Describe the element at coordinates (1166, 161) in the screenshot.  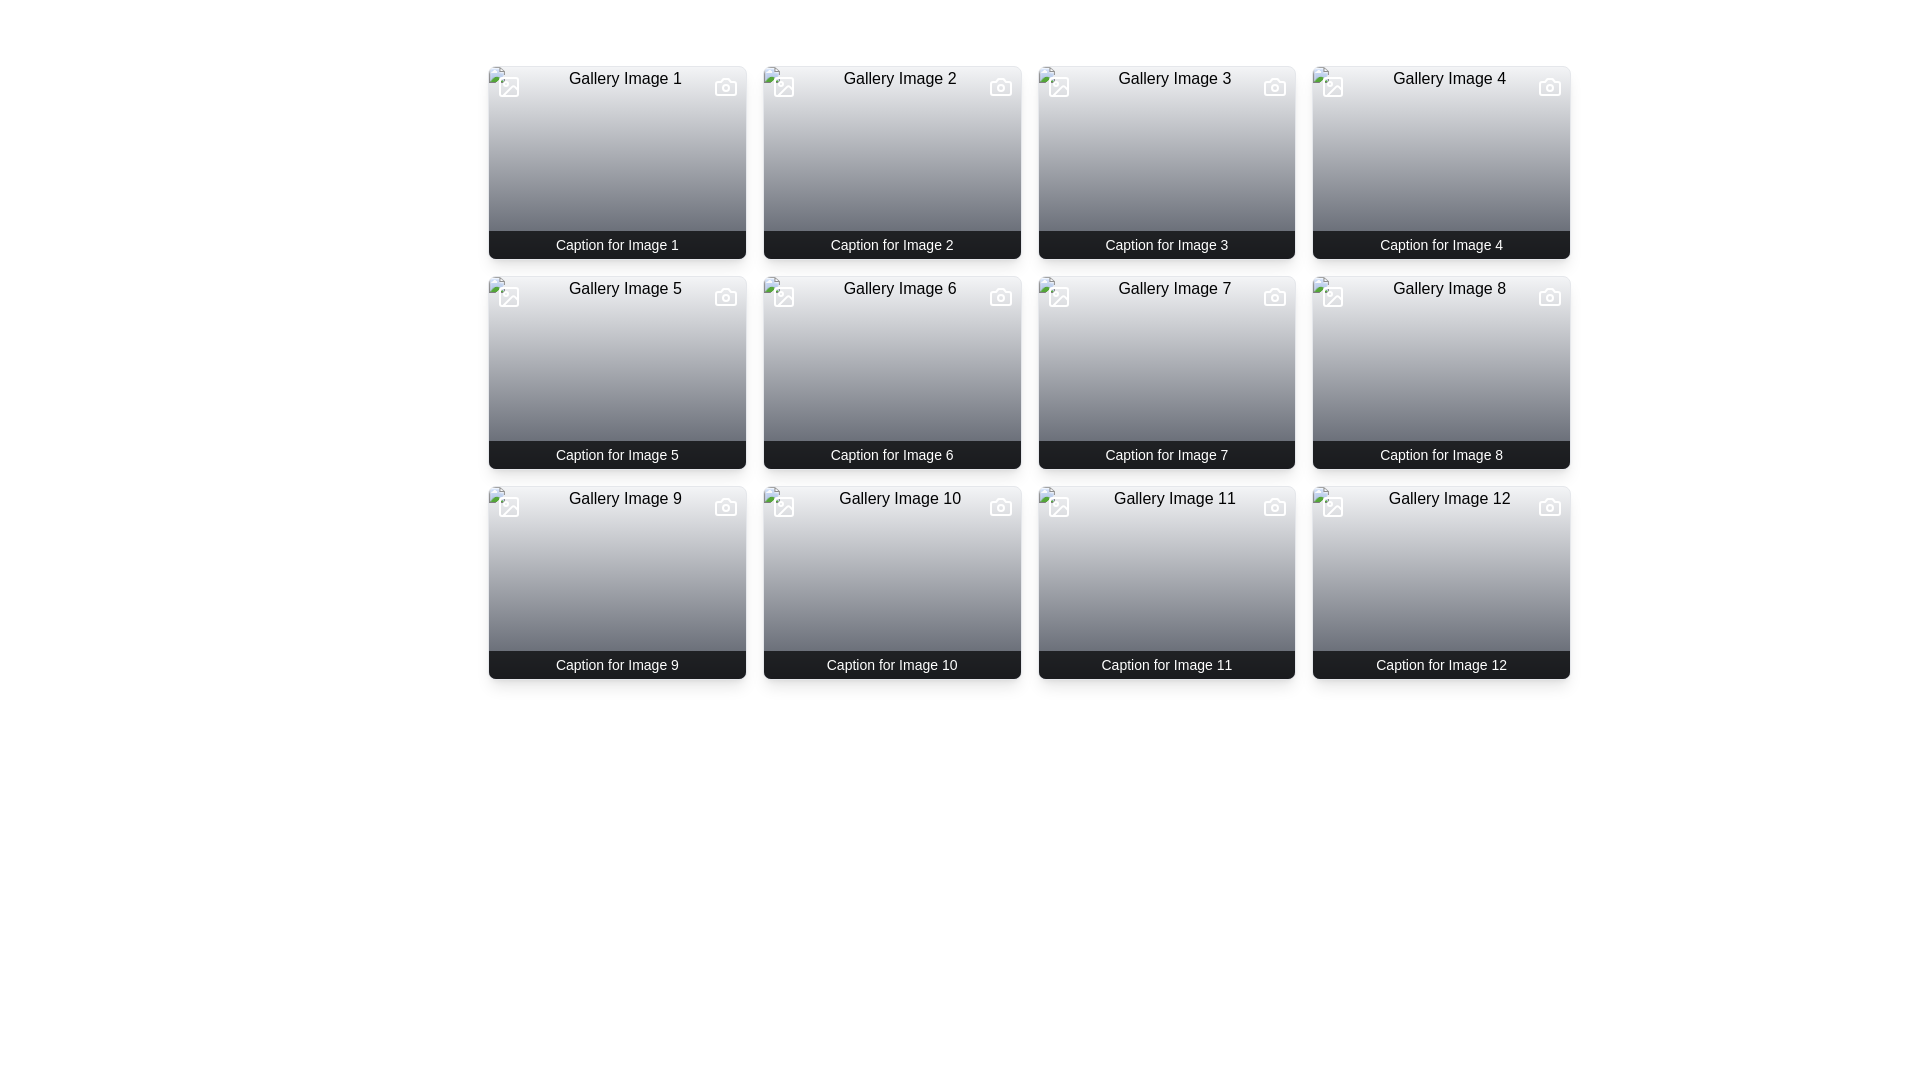
I see `the icons in the top corners of the card that represents an image or content preview item, located as the third item in the first row of a grid layout` at that location.